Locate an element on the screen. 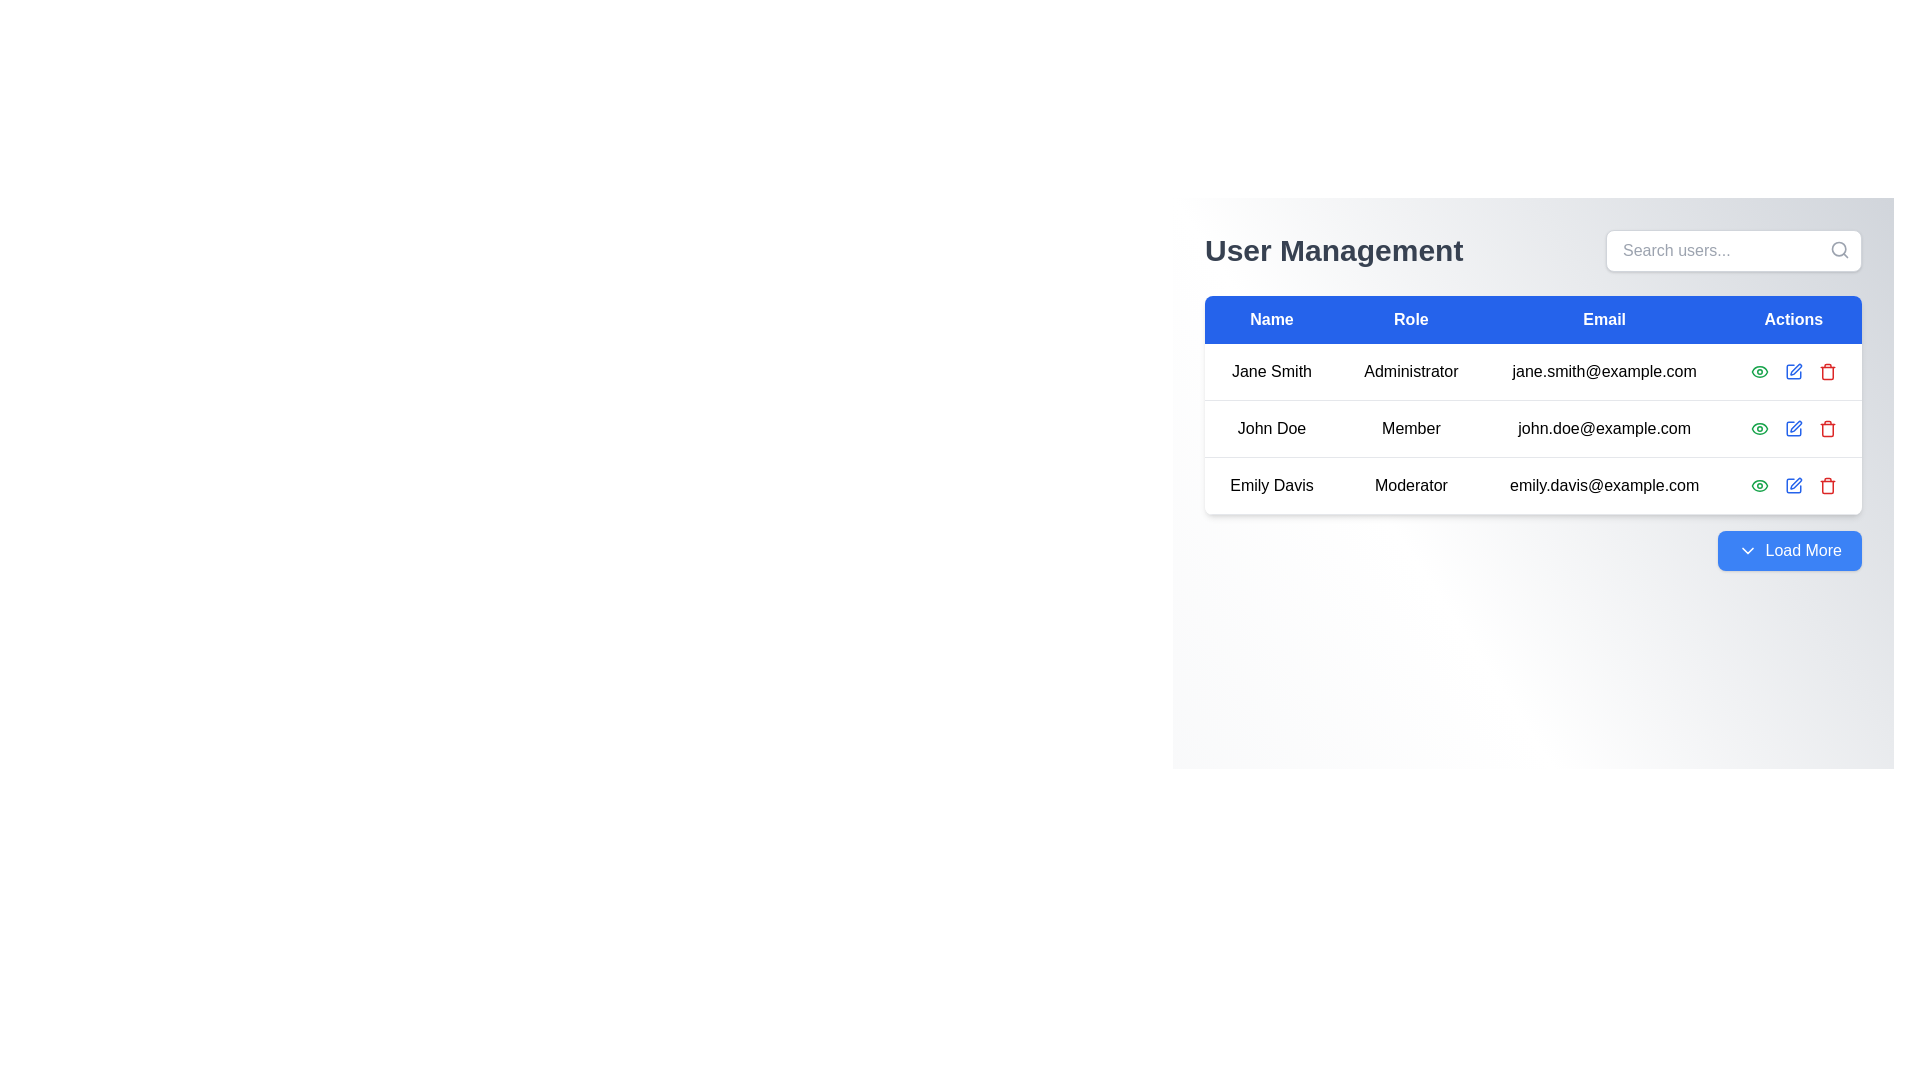  the magnifying glass icon located at the far right end of the 'Search users...' input field is located at coordinates (1839, 249).